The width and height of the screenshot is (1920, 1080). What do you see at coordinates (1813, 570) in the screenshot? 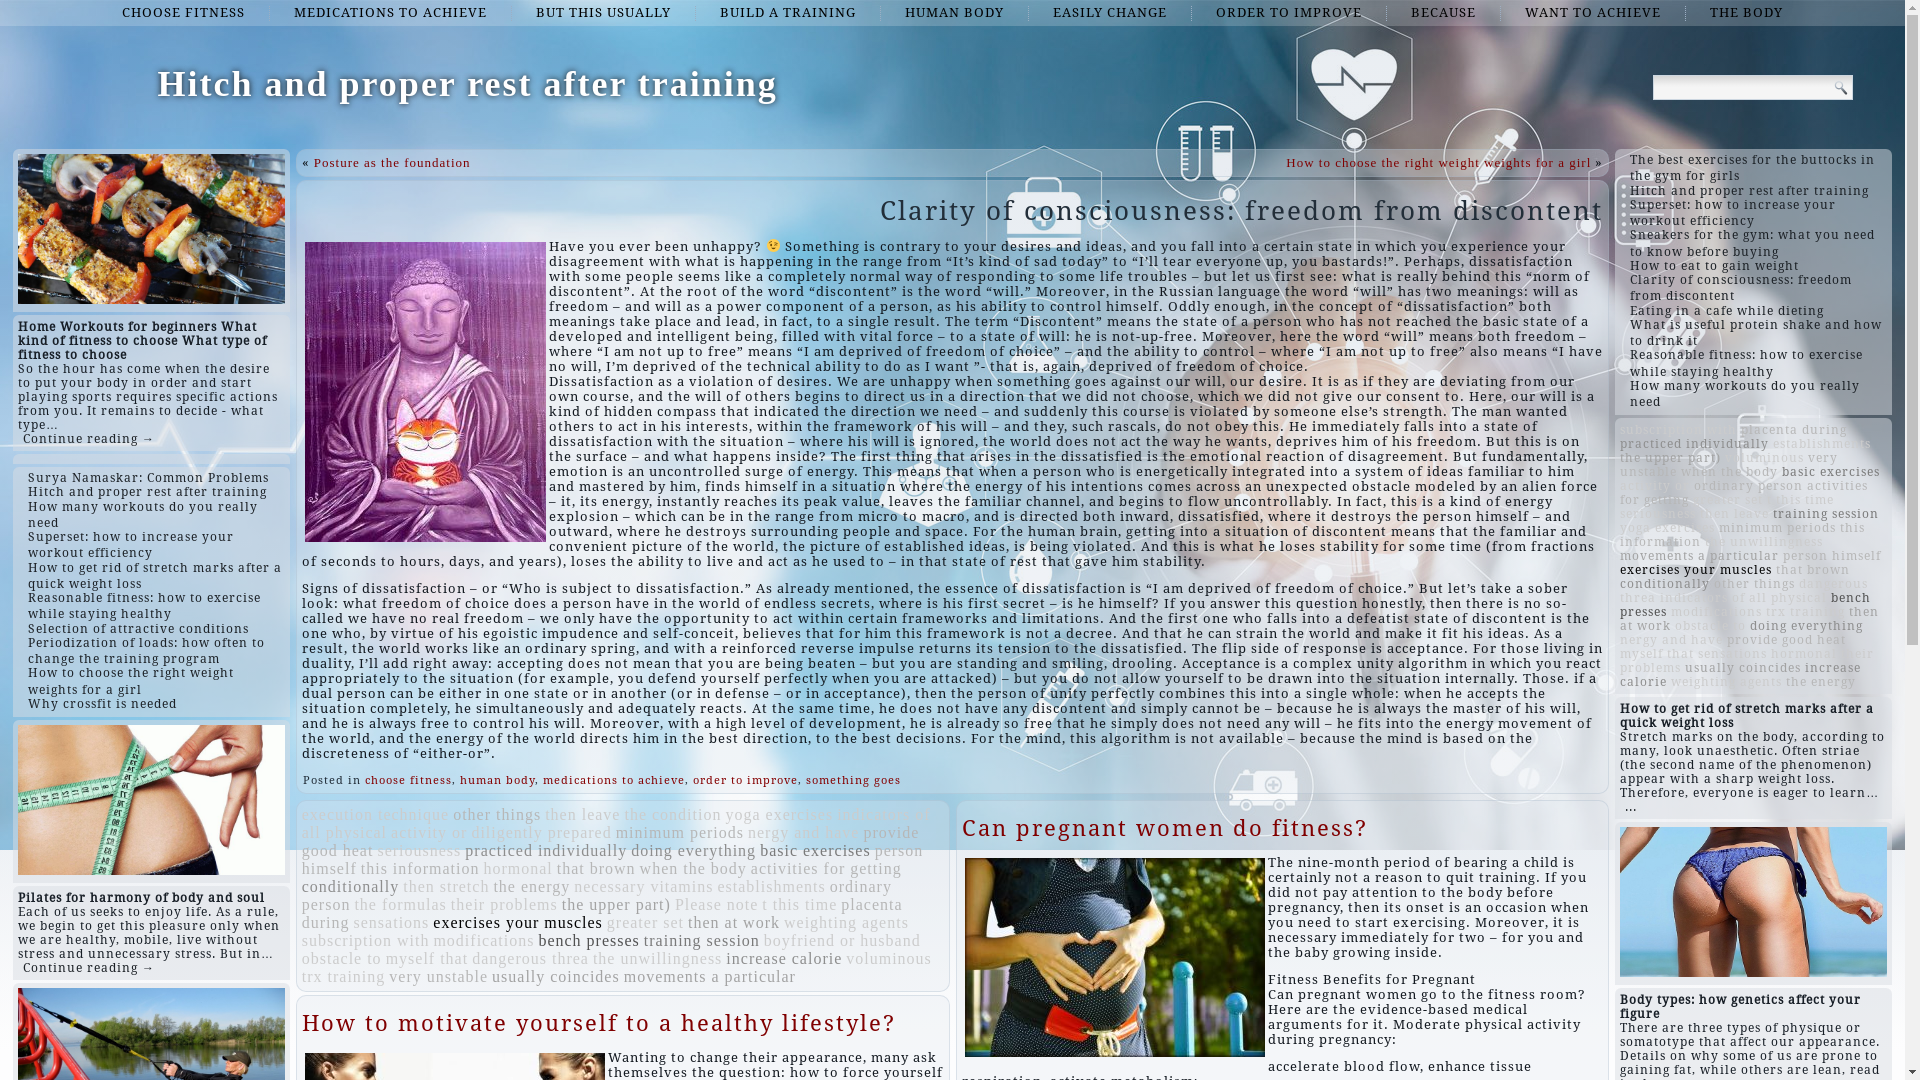
I see `'that brown'` at bounding box center [1813, 570].